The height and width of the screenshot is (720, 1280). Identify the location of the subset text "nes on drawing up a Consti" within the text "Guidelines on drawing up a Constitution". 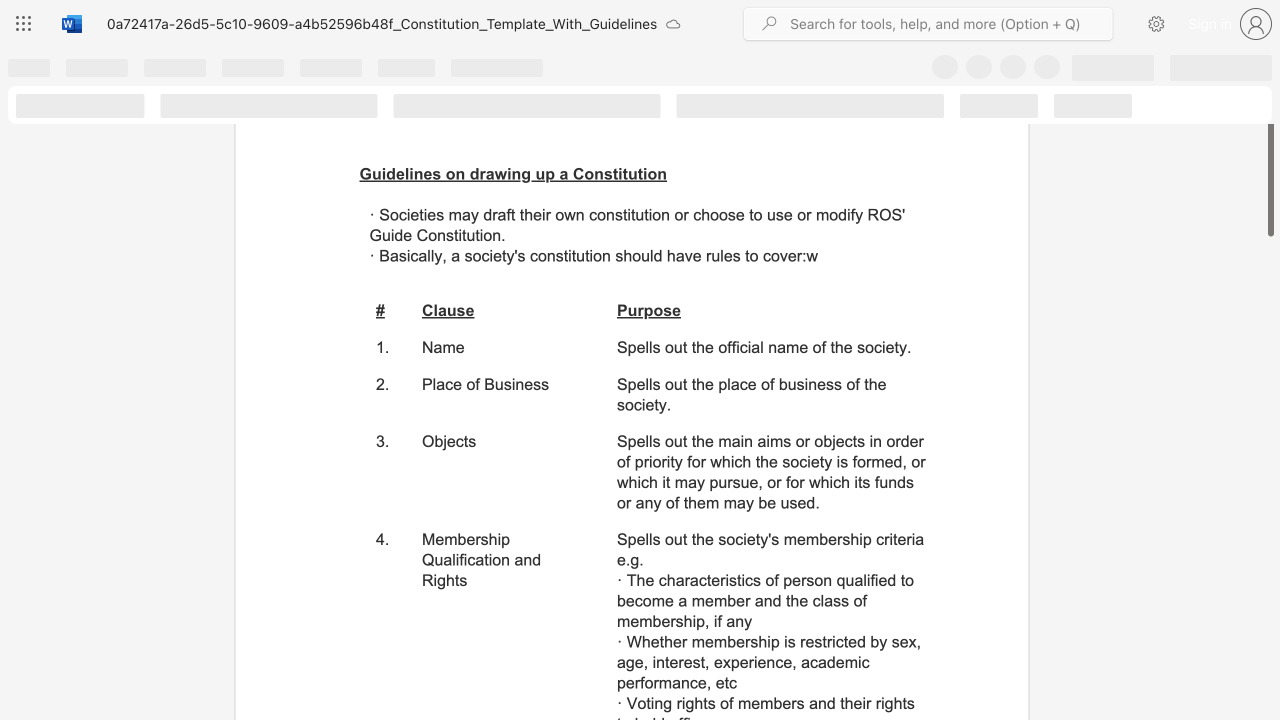
(412, 173).